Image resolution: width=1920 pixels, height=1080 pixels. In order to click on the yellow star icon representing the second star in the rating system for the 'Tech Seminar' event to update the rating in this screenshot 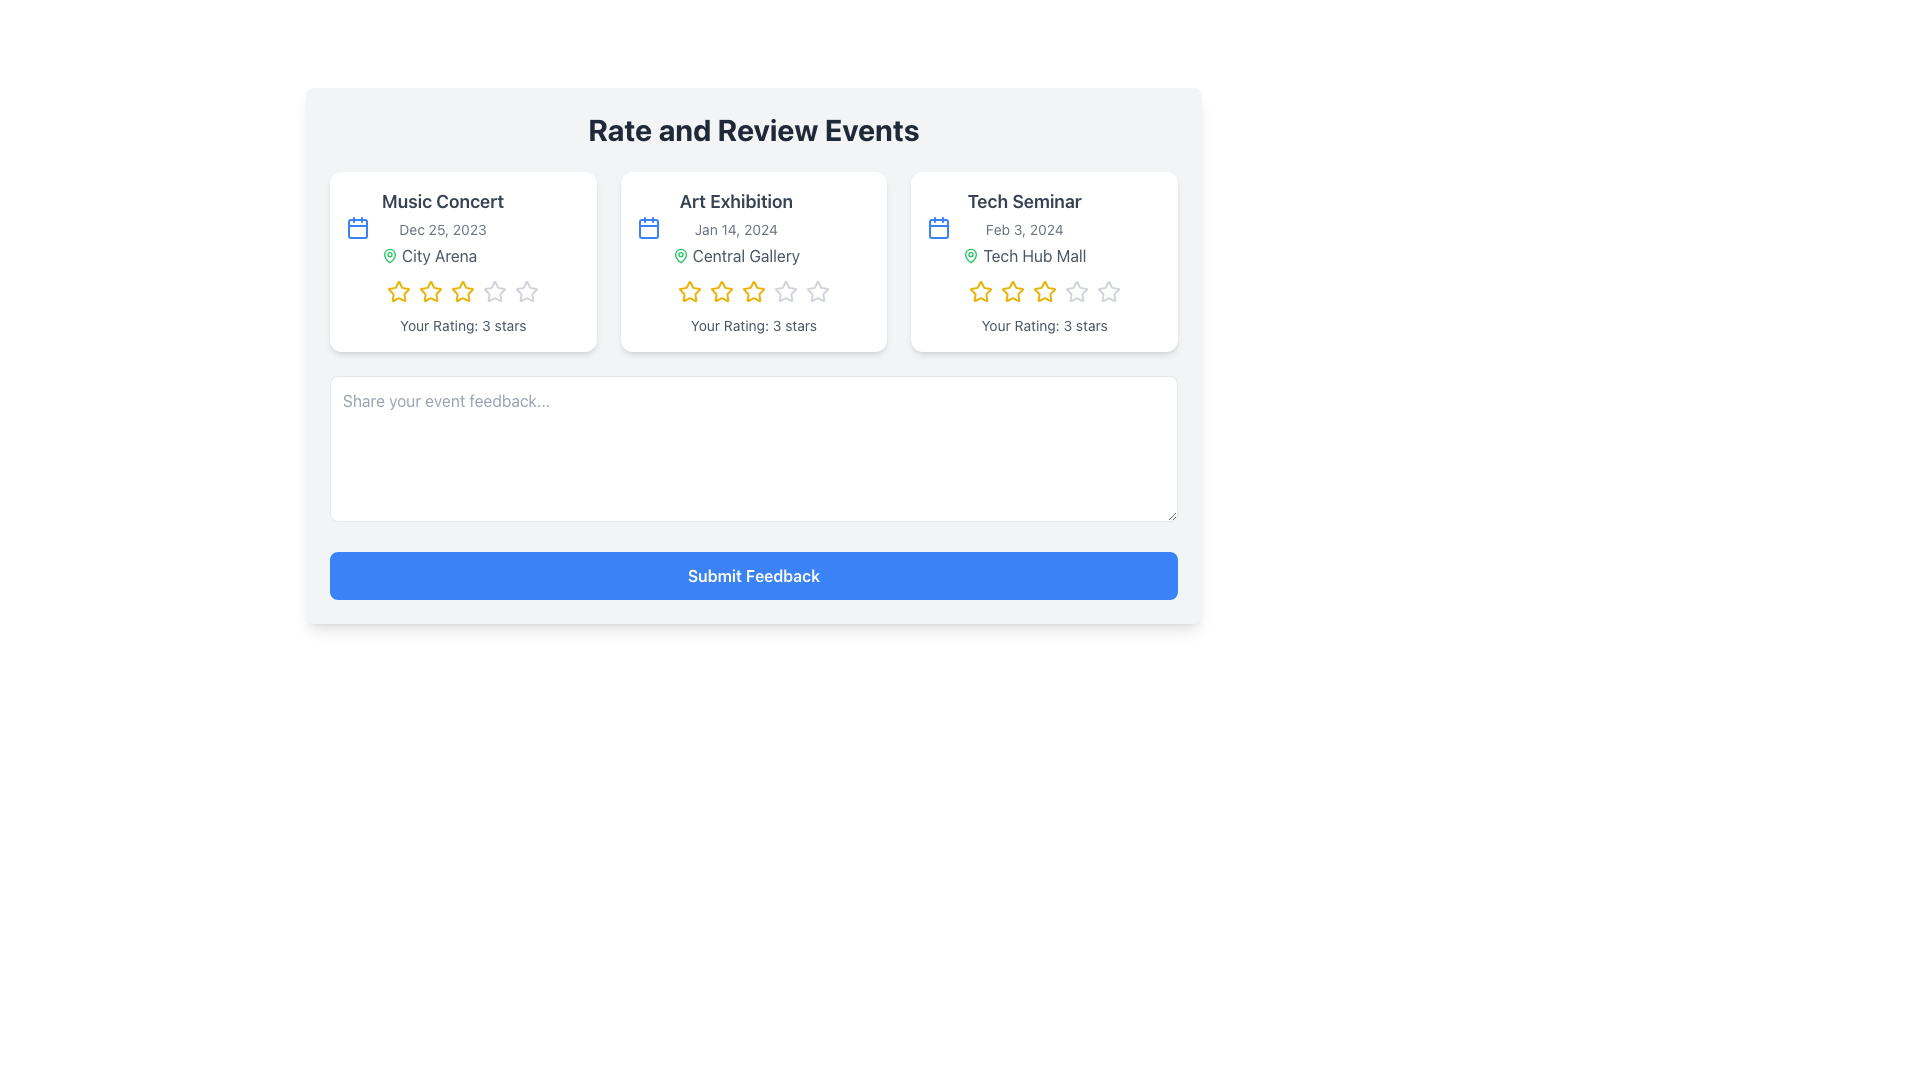, I will do `click(1012, 292)`.